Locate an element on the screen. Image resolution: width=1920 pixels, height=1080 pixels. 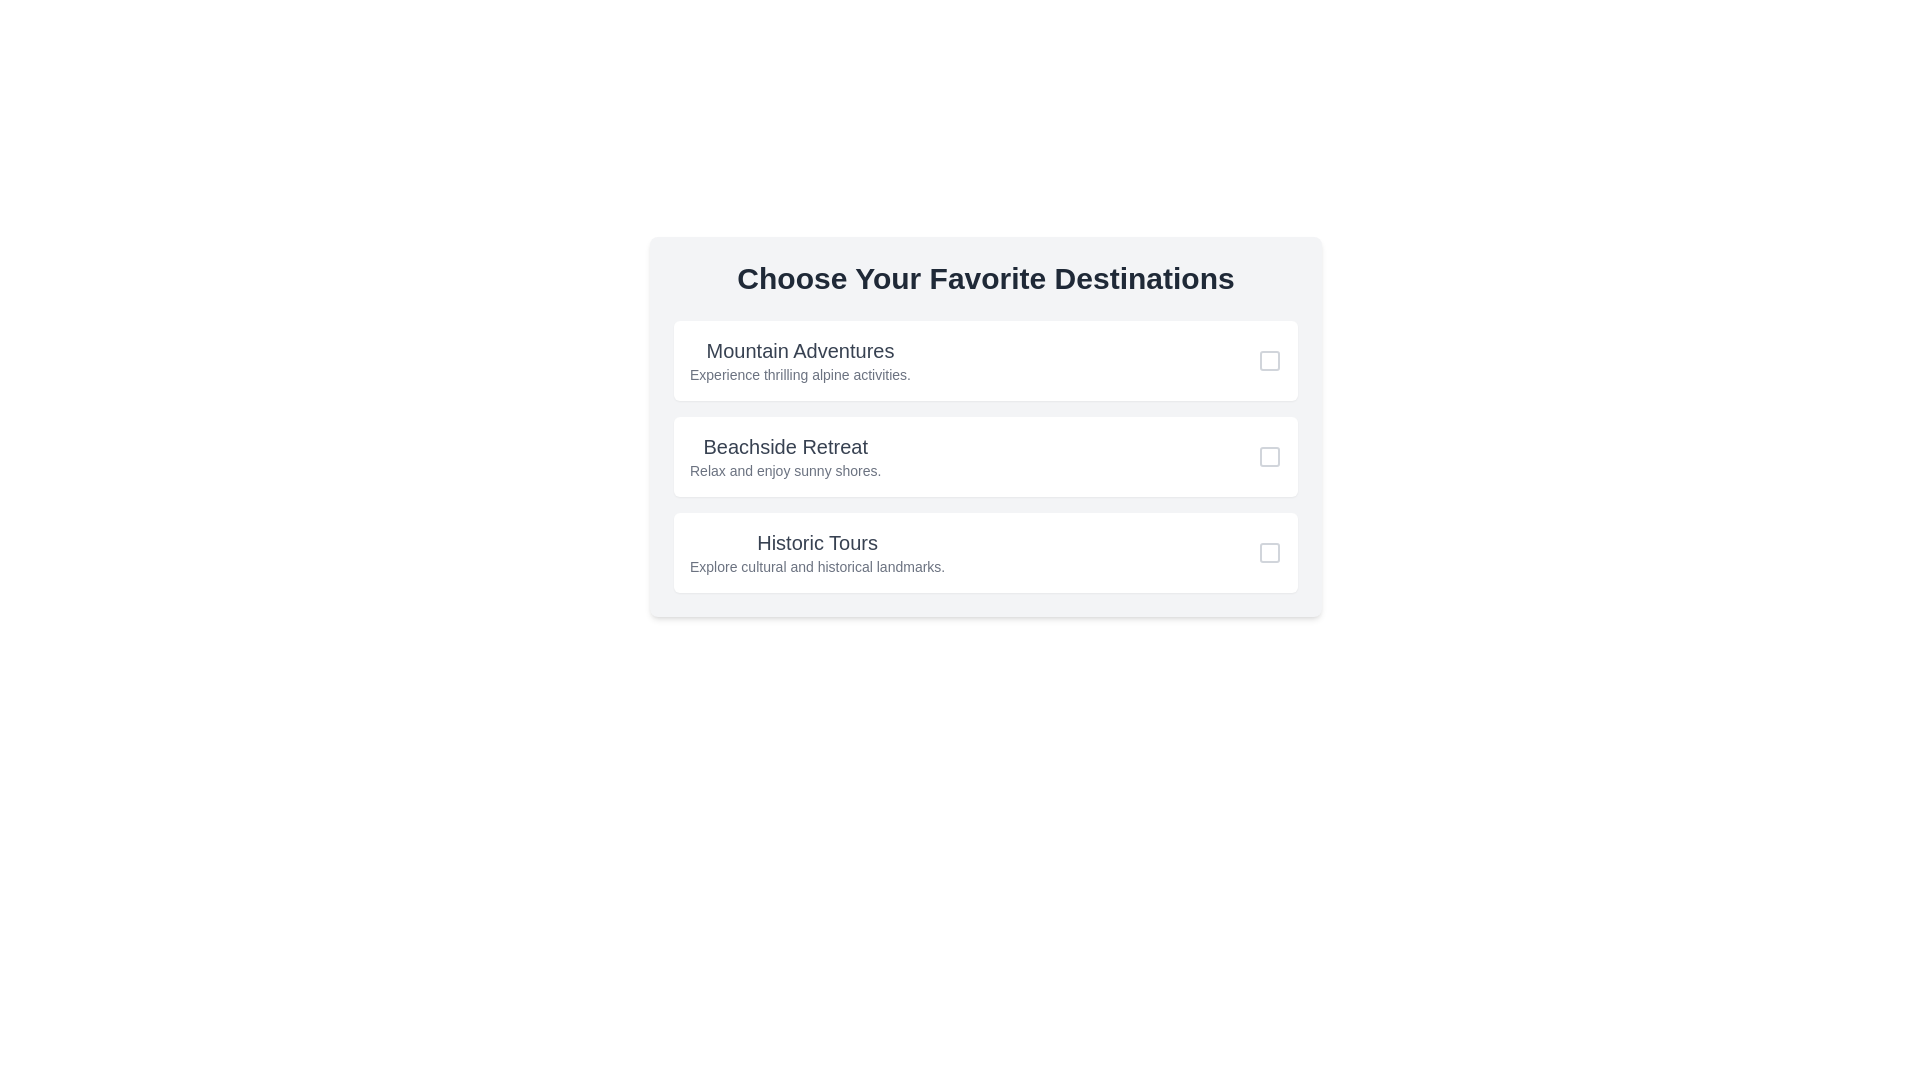
the small light gray rectangle with rounded corners, which is the inner component of the rightmost icon in the 'Historic Tours' list is located at coordinates (1269, 552).